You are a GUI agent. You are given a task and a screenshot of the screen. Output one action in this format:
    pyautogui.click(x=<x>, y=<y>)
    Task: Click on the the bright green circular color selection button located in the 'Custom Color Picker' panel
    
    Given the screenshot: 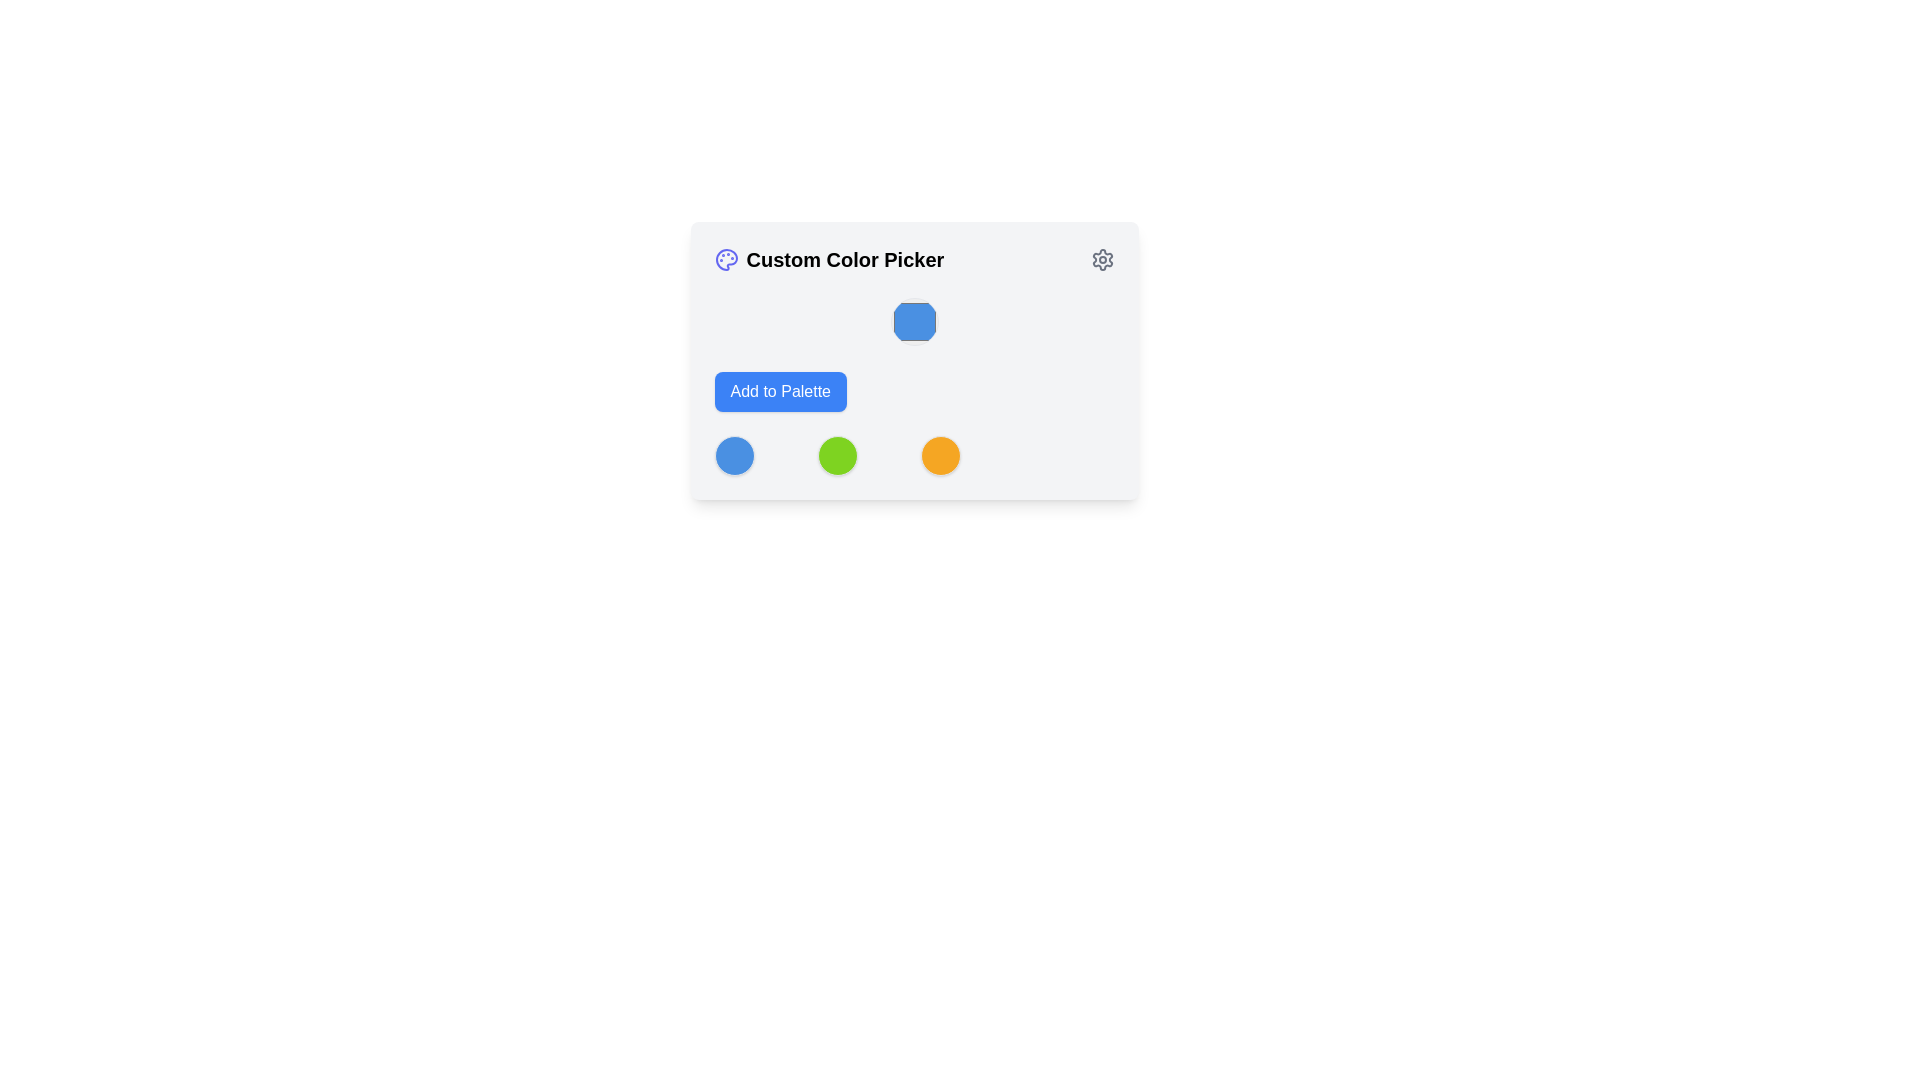 What is the action you would take?
    pyautogui.click(x=837, y=455)
    